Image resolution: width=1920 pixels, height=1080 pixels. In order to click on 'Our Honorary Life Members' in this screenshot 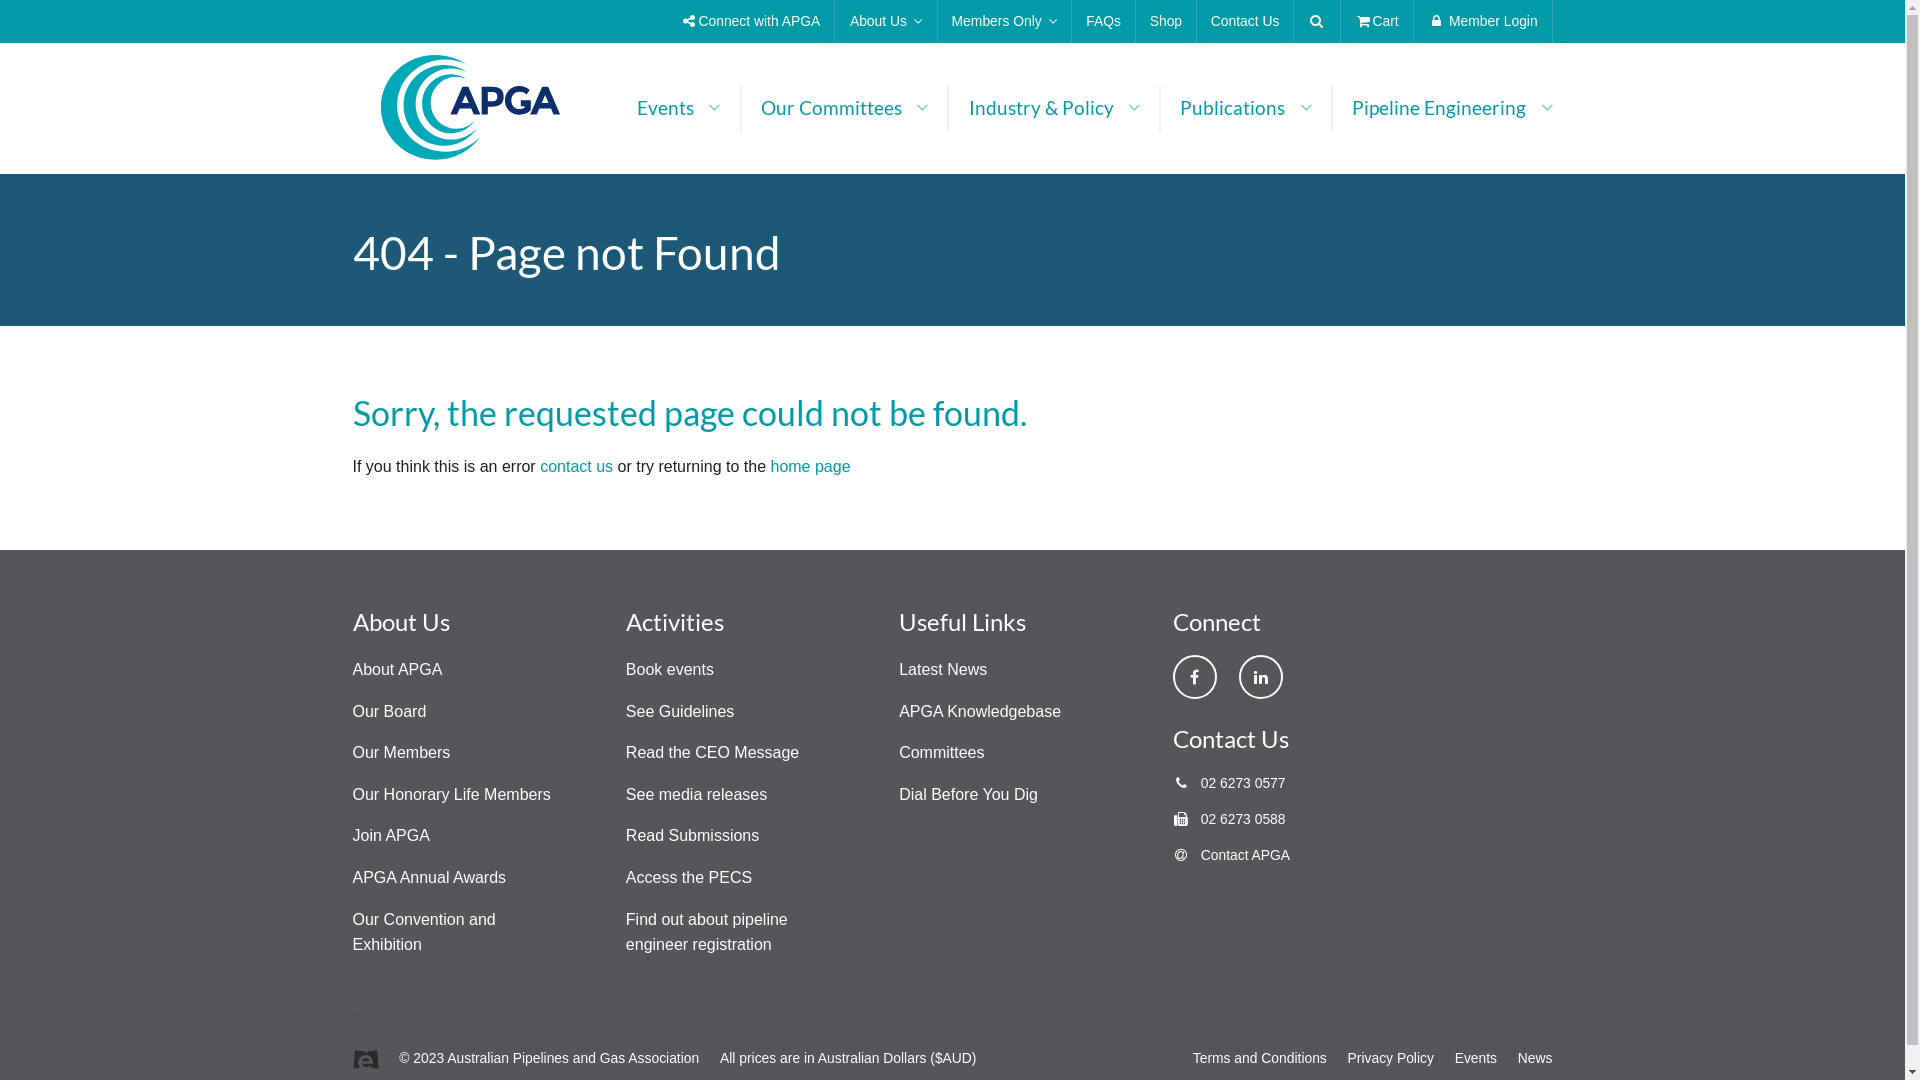, I will do `click(450, 793)`.